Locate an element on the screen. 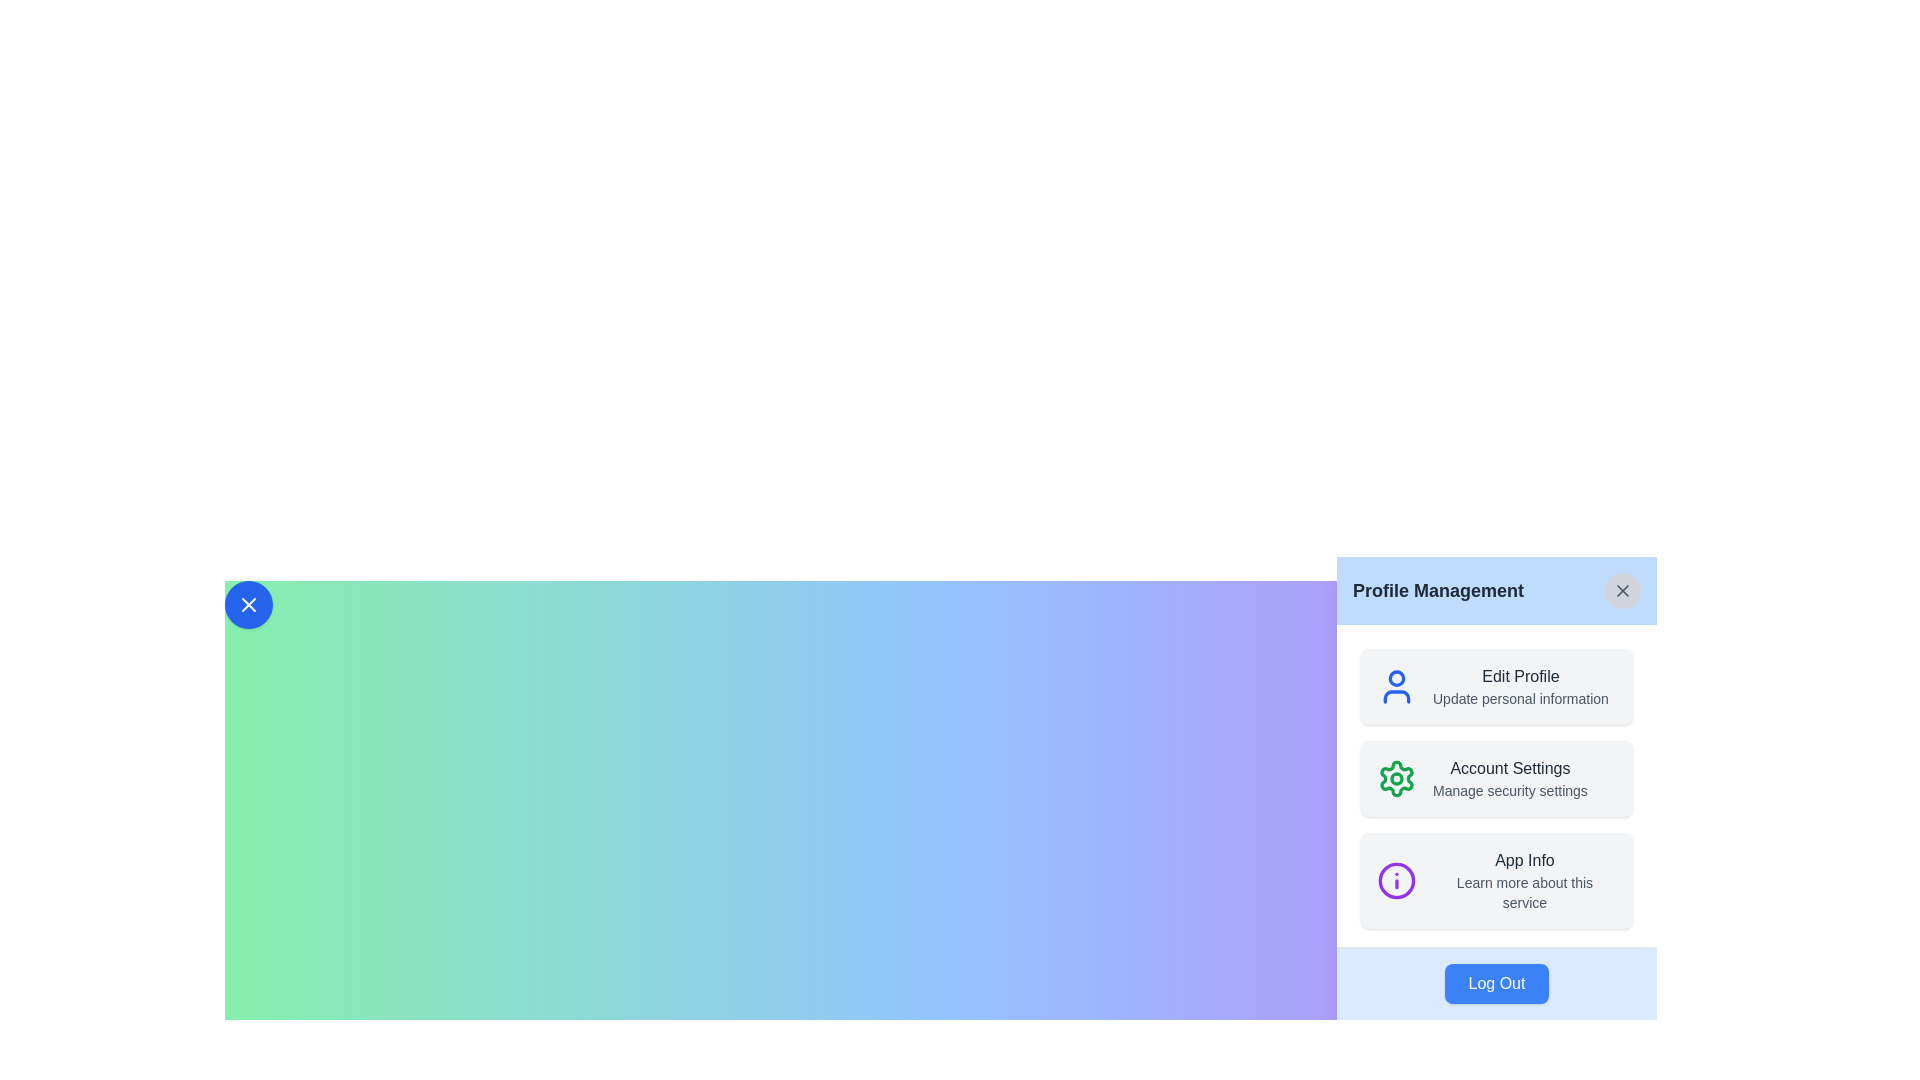 This screenshot has width=1920, height=1080. the close button located at the top-right corner of the 'Profile Management' panel is located at coordinates (1622, 589).